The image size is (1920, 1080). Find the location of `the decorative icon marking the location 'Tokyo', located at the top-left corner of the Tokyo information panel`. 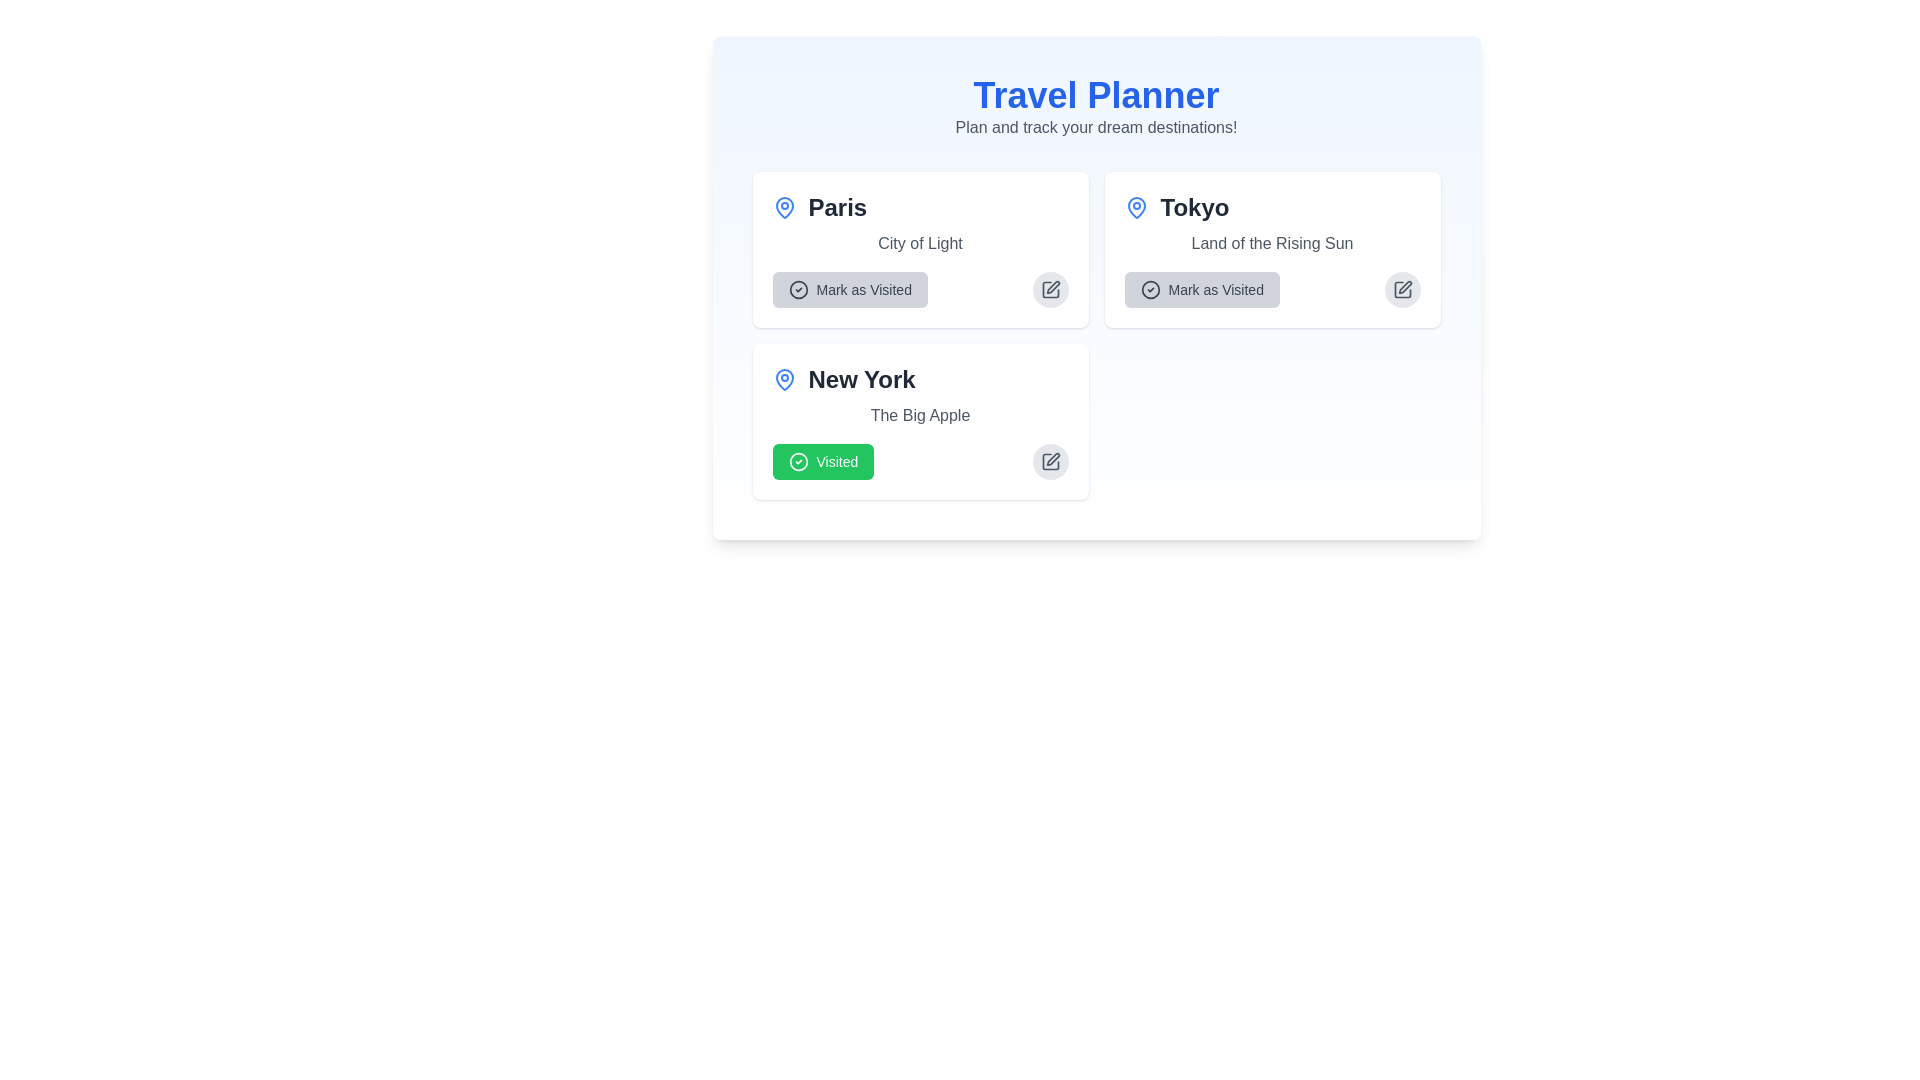

the decorative icon marking the location 'Tokyo', located at the top-left corner of the Tokyo information panel is located at coordinates (1136, 208).